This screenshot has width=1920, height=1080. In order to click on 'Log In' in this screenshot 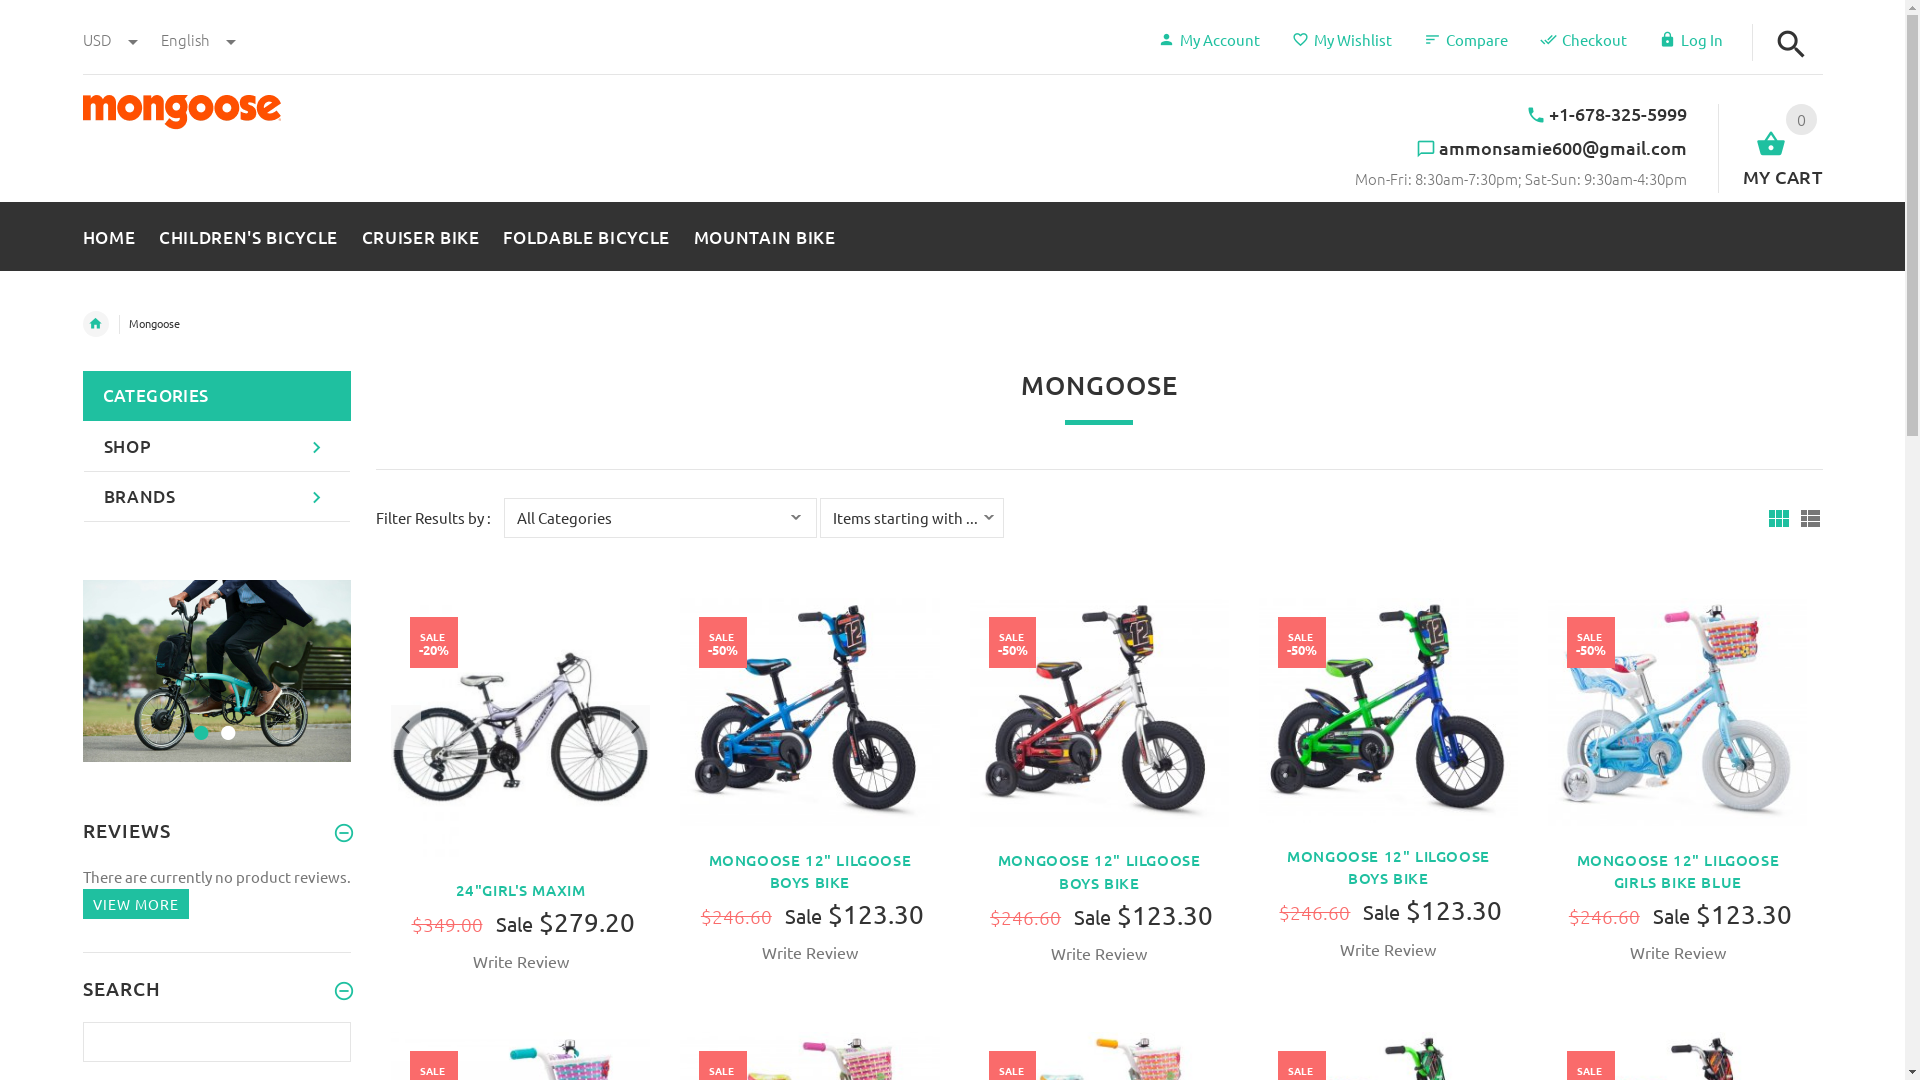, I will do `click(1688, 39)`.